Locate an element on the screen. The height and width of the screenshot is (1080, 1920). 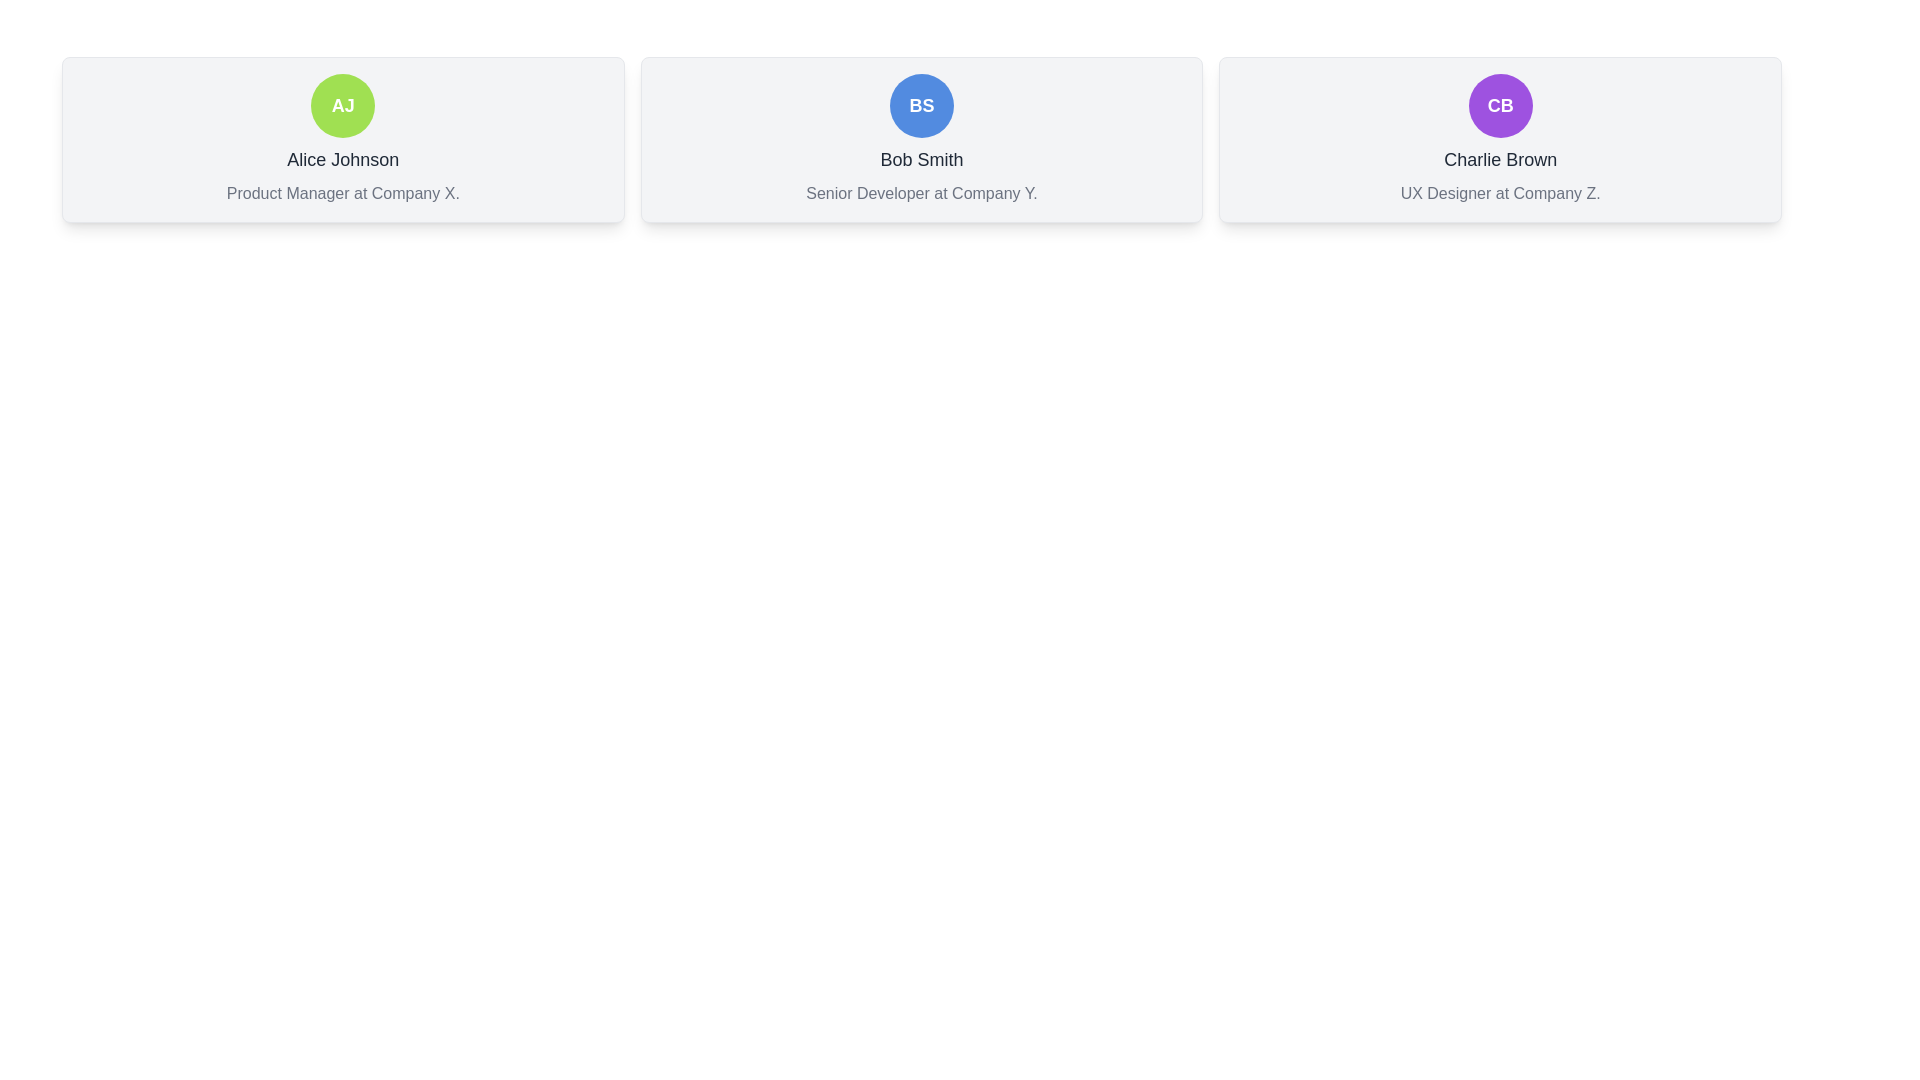
the circular avatar icon with a bright green background containing the characters 'AJ' in bold, located at the top center of the card for Alice Johnson is located at coordinates (343, 105).